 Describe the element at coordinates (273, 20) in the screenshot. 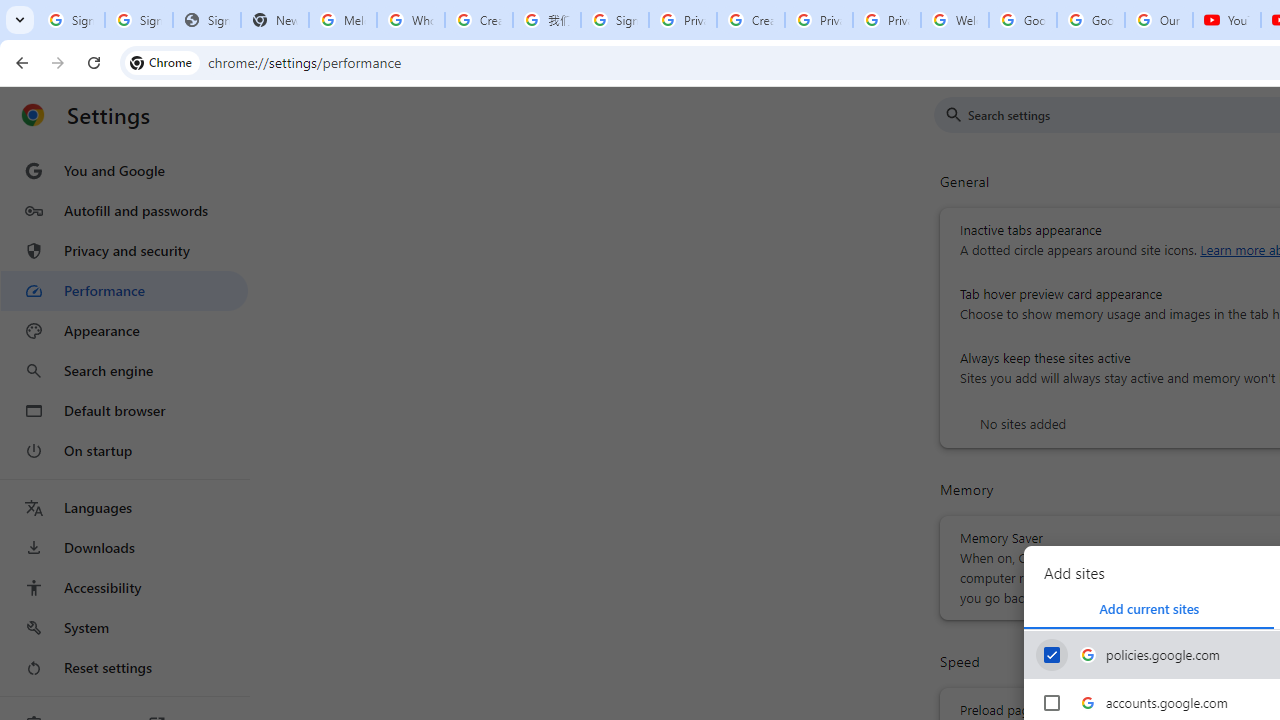

I see `'New Tab'` at that location.